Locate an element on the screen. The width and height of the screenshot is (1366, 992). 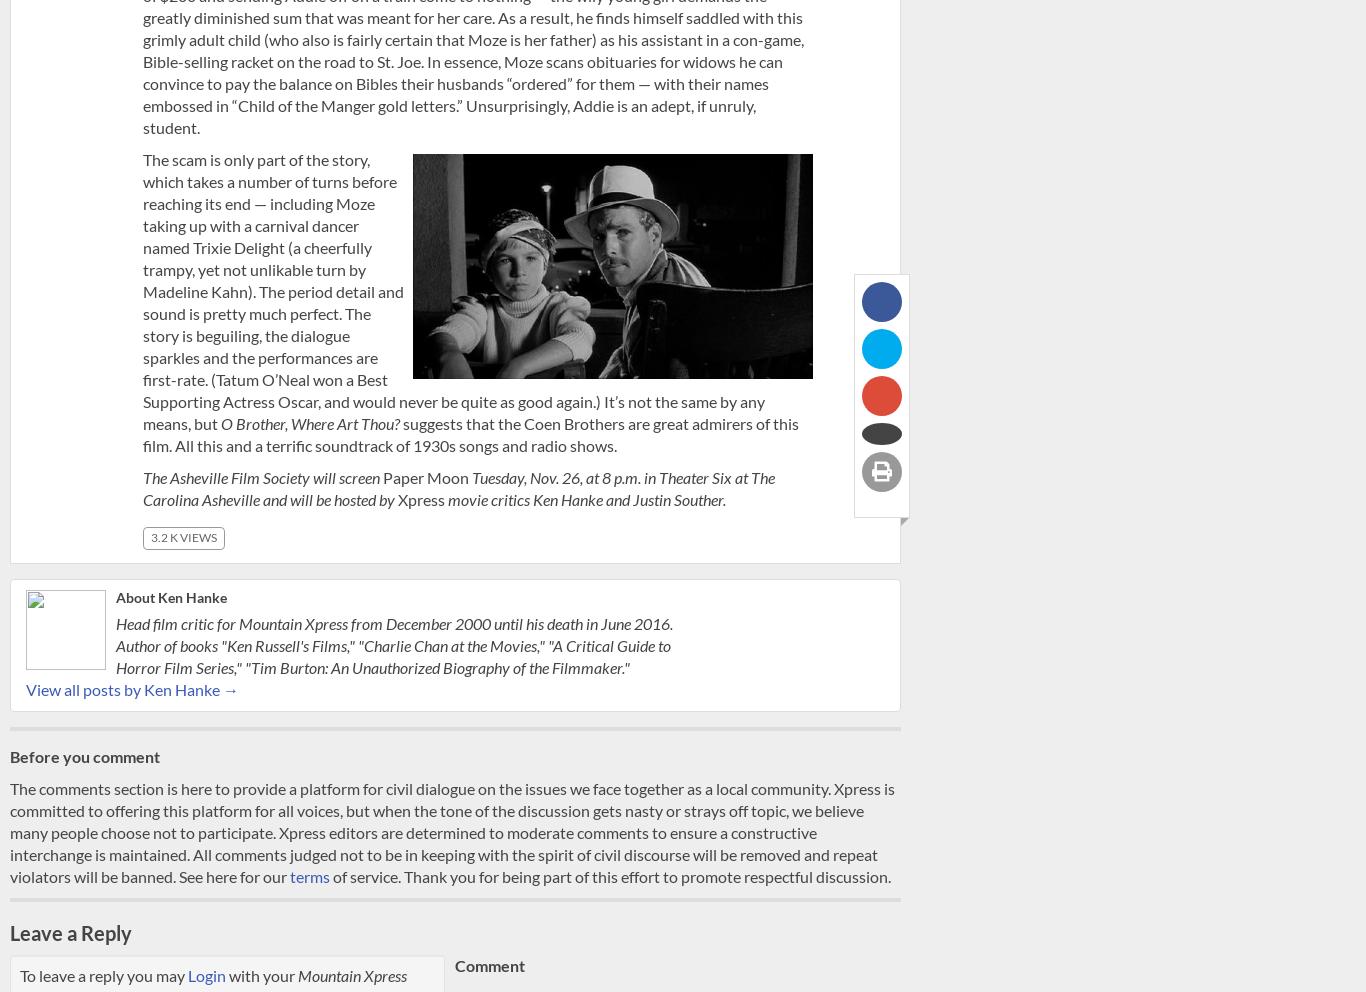
'3.2 K views' is located at coordinates (183, 536).